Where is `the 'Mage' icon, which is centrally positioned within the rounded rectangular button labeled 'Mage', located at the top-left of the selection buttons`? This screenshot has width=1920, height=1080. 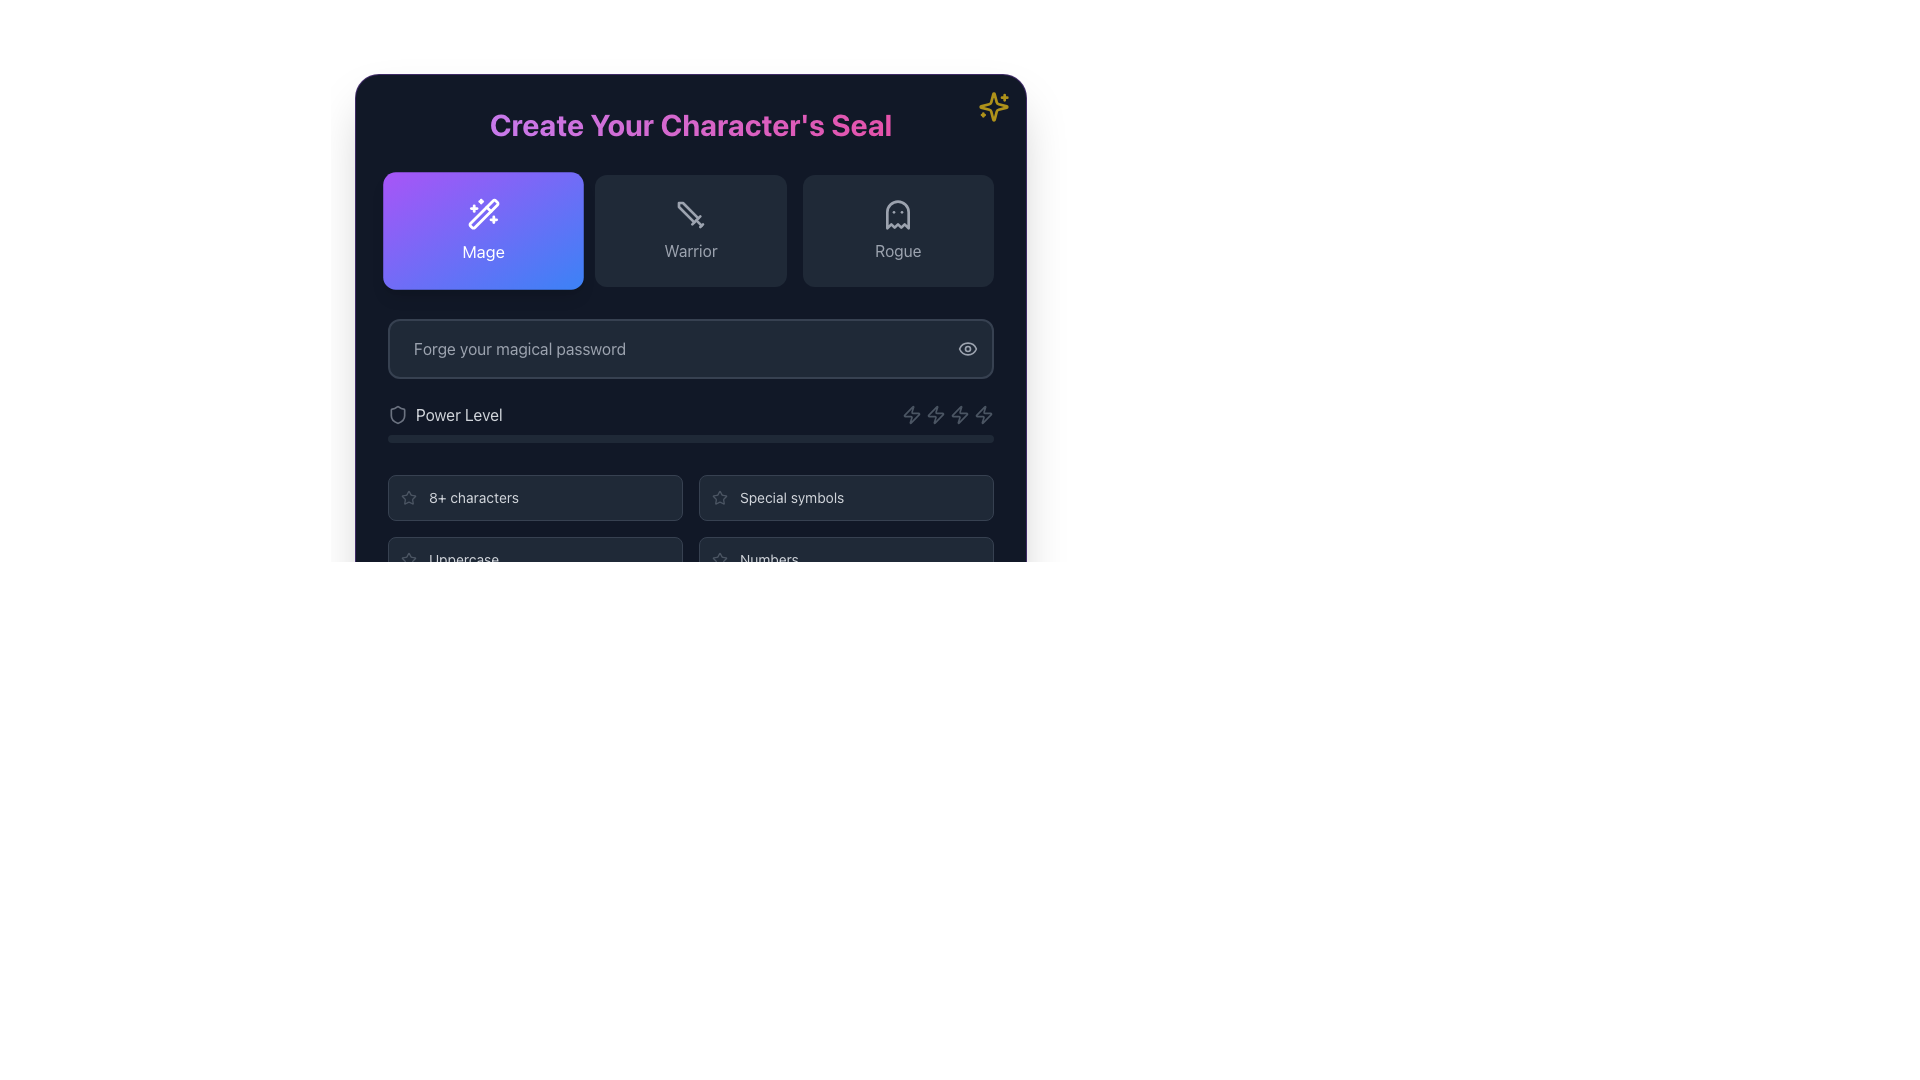
the 'Mage' icon, which is centrally positioned within the rounded rectangular button labeled 'Mage', located at the top-left of the selection buttons is located at coordinates (483, 214).